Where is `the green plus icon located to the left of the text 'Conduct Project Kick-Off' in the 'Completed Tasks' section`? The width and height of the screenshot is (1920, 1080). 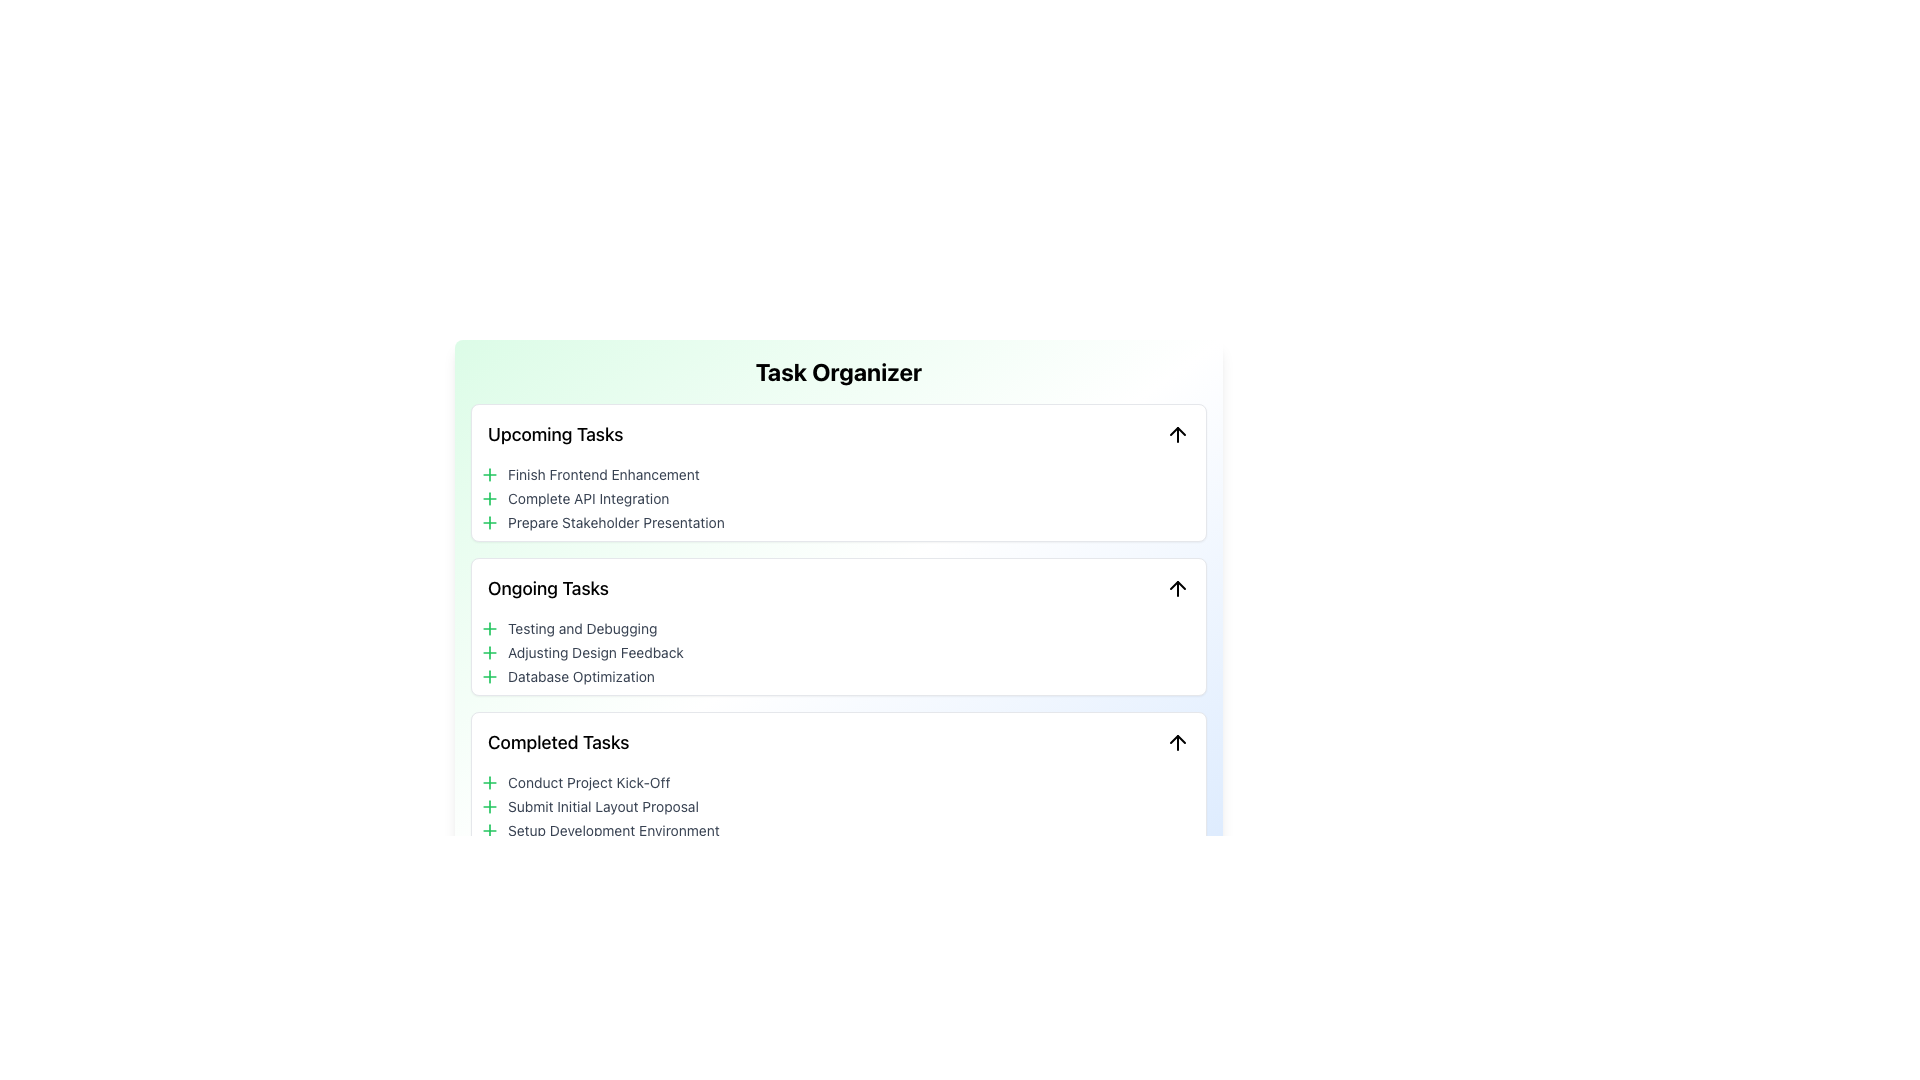
the green plus icon located to the left of the text 'Conduct Project Kick-Off' in the 'Completed Tasks' section is located at coordinates (489, 782).